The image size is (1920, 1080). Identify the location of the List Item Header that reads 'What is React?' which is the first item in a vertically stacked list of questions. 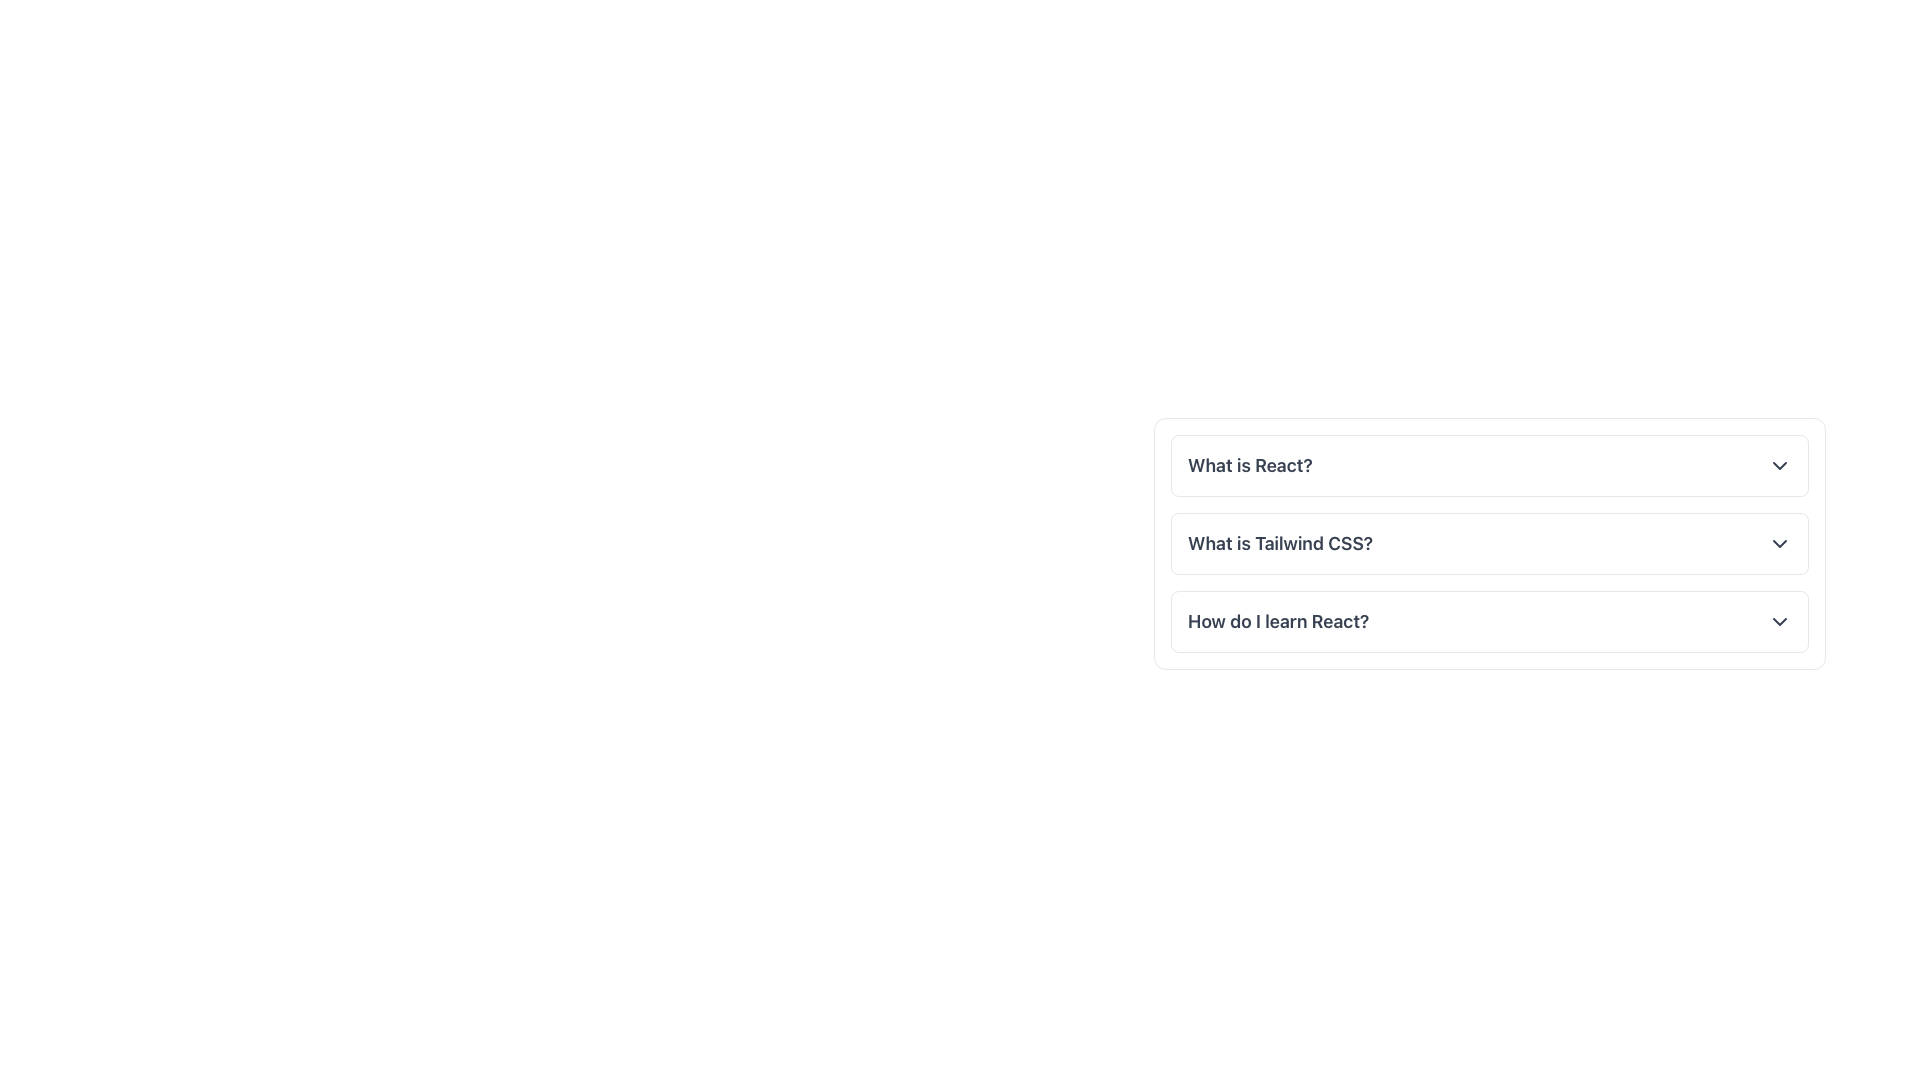
(1489, 466).